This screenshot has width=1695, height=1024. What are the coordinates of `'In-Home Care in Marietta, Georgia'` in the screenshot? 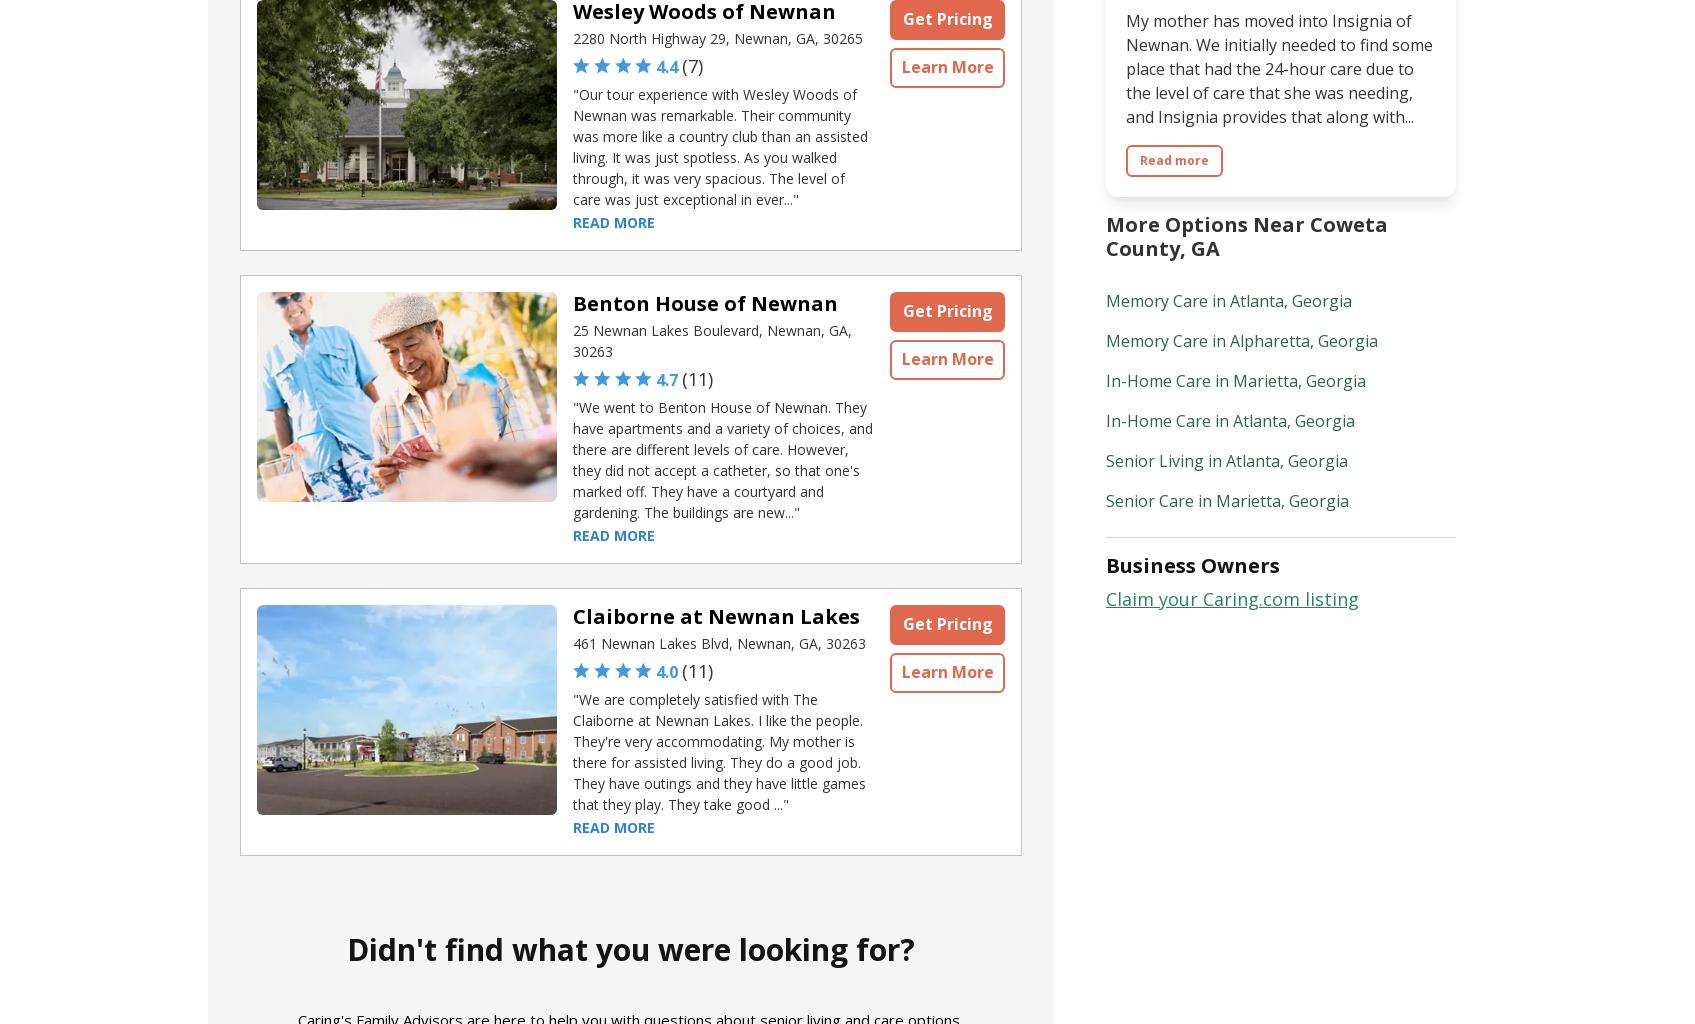 It's located at (1235, 380).